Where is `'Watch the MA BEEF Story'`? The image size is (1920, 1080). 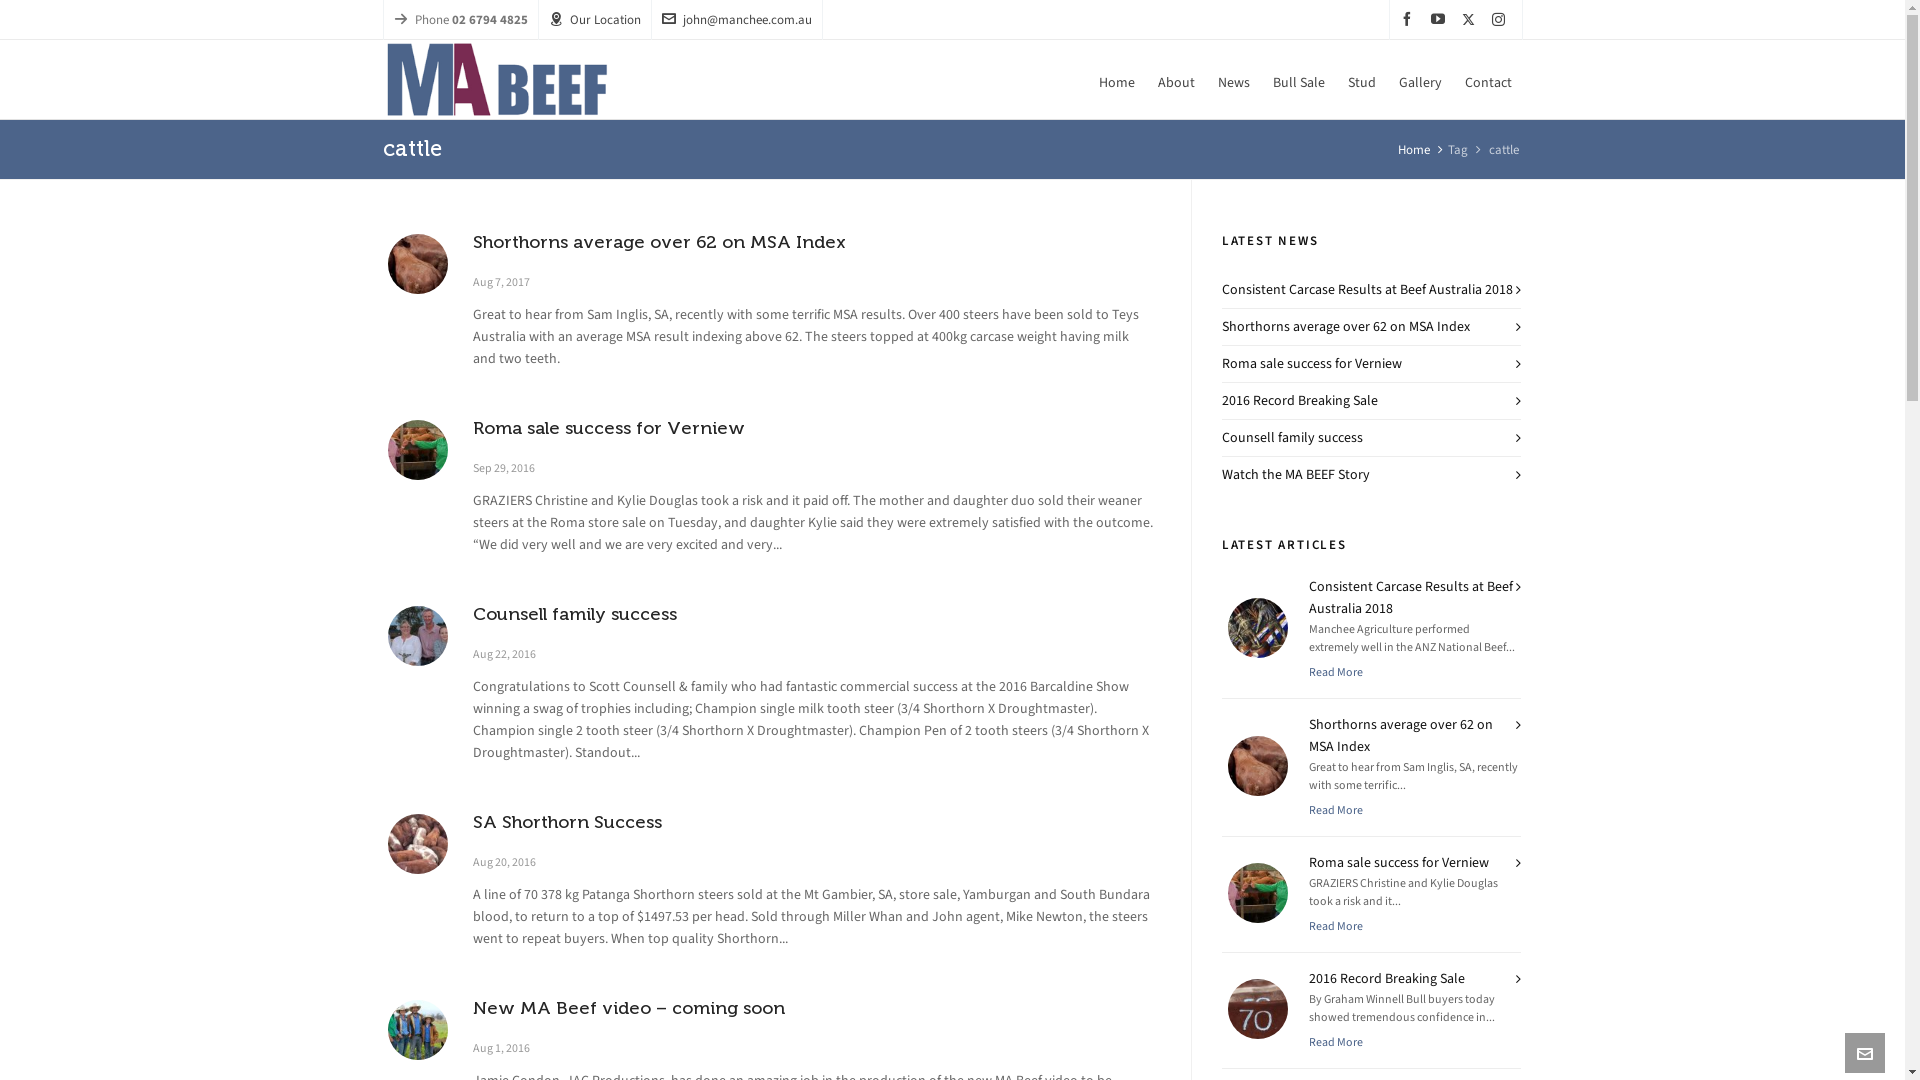 'Watch the MA BEEF Story' is located at coordinates (1296, 474).